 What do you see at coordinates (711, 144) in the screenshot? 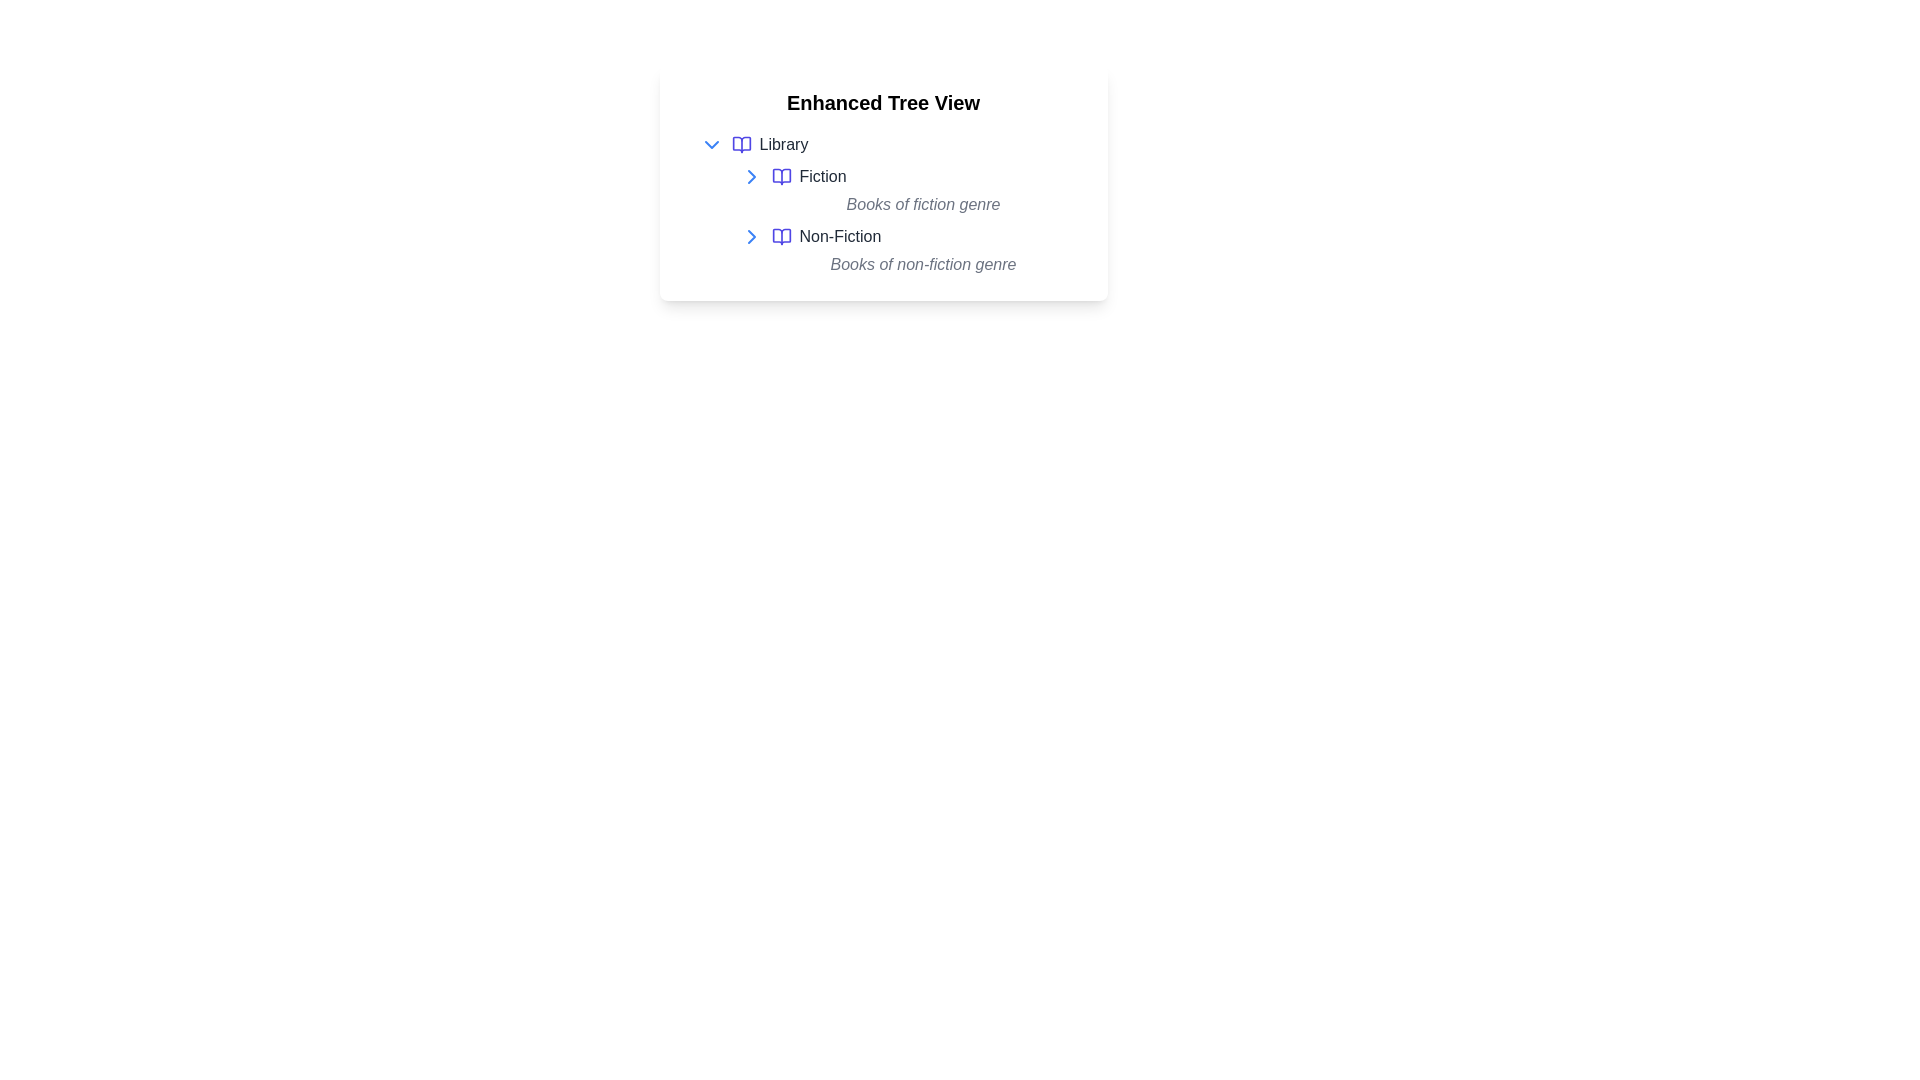
I see `the blue chevron-style downward arrow icon indicating an expandable or collapsible menu for the 'Library' label` at bounding box center [711, 144].